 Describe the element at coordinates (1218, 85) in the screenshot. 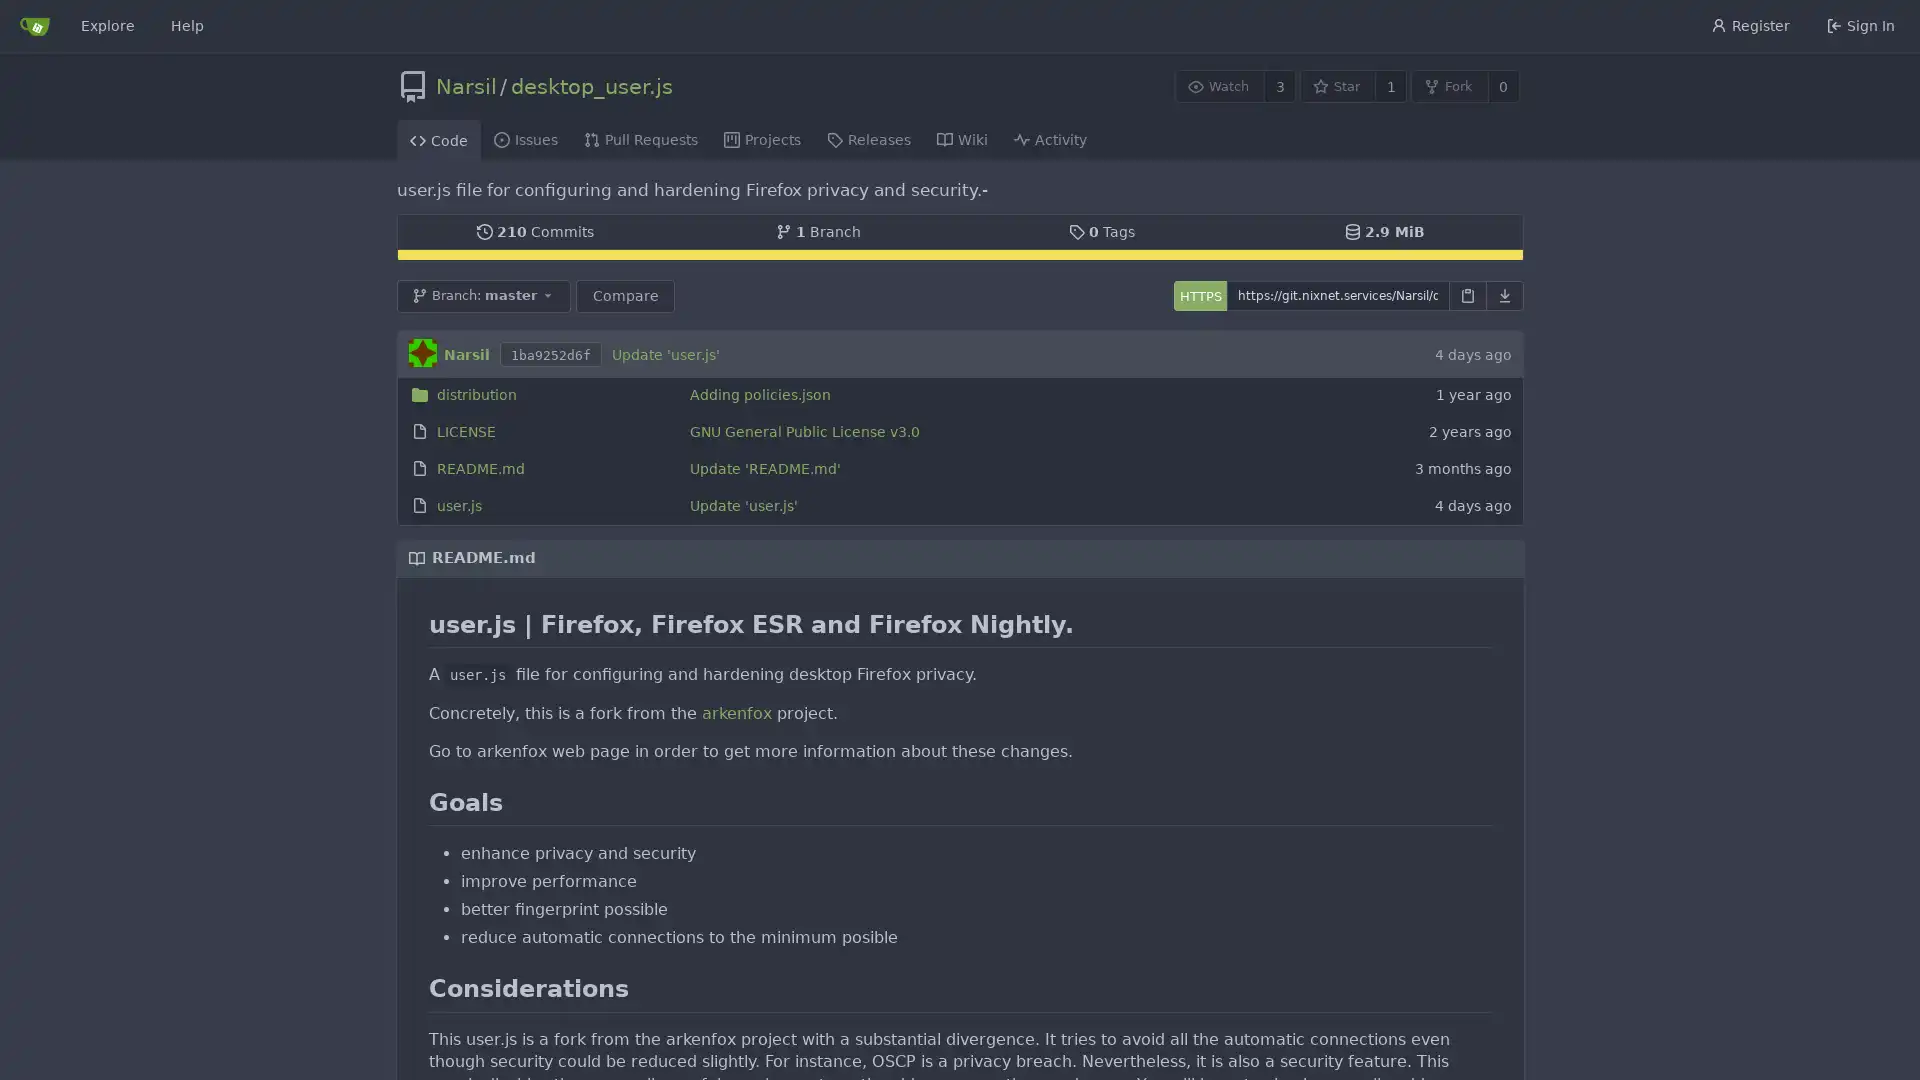

I see `Watch` at that location.